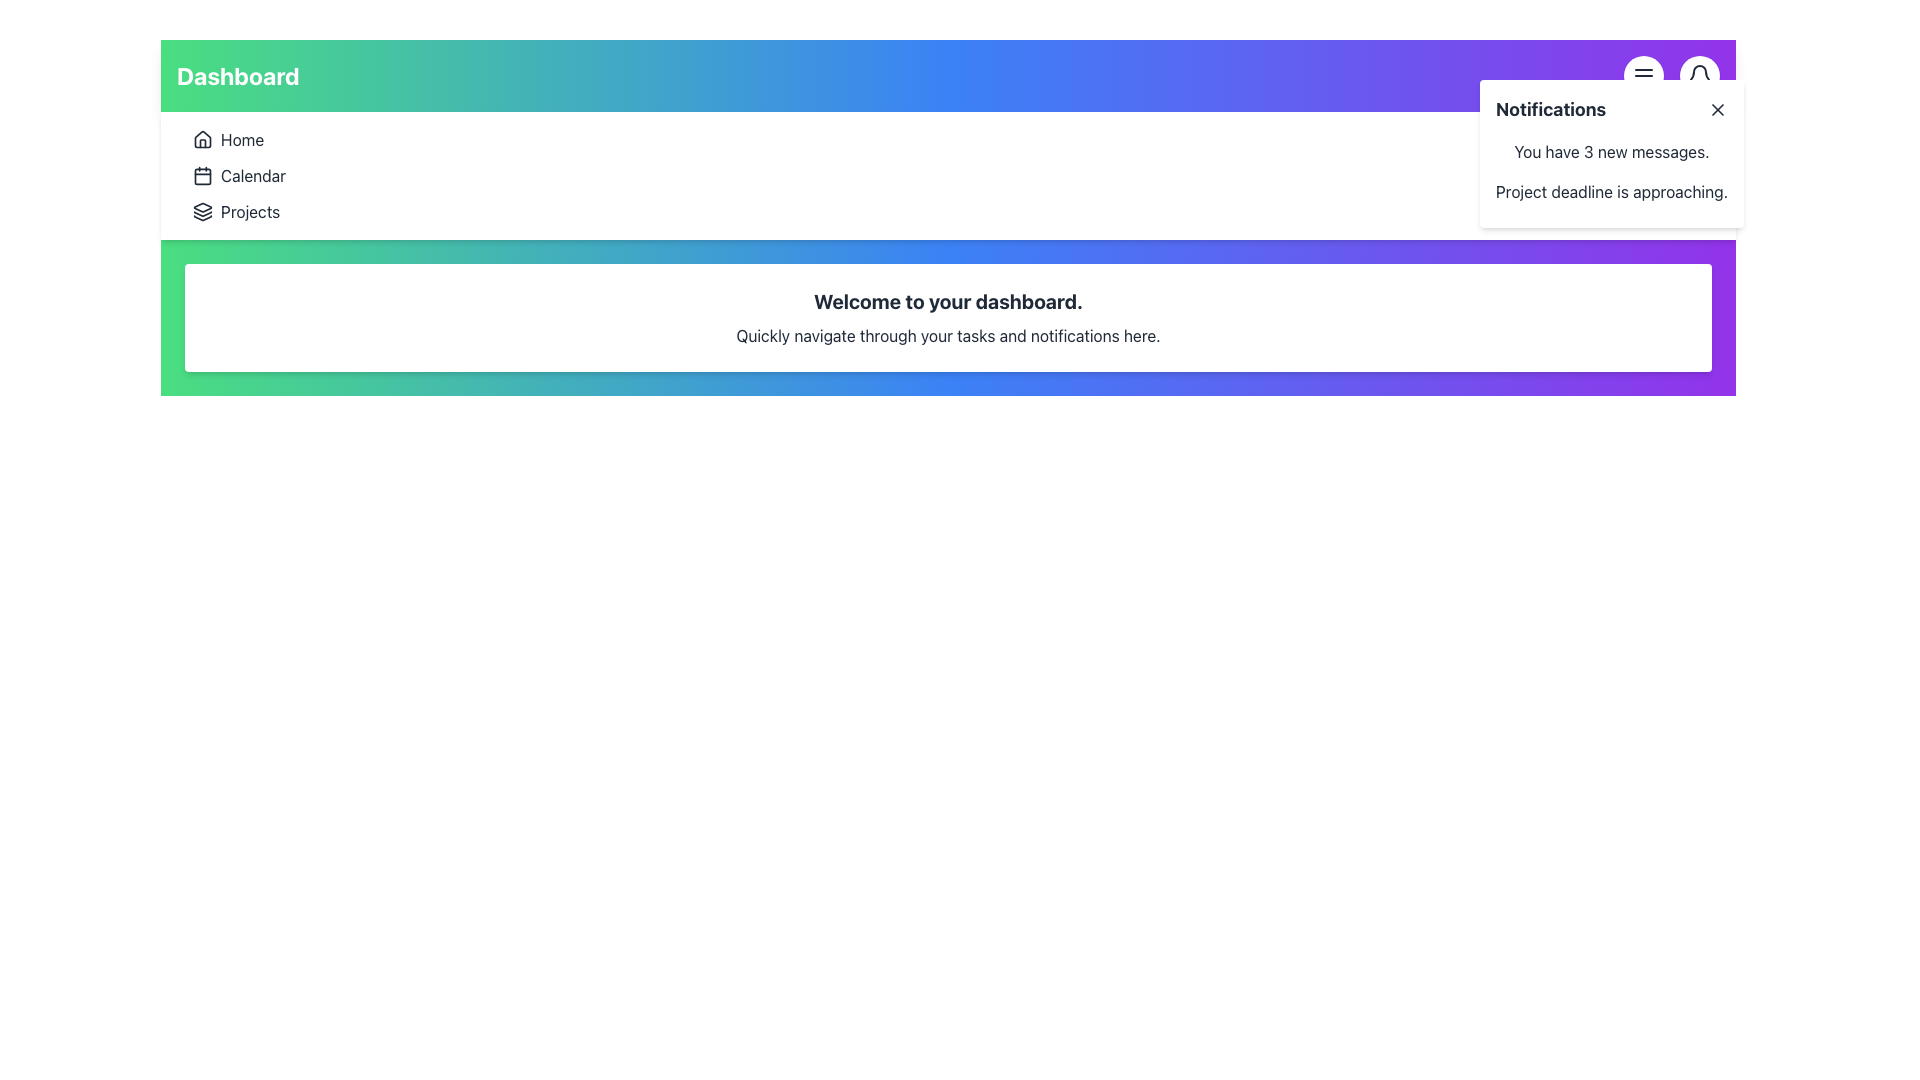  What do you see at coordinates (249, 212) in the screenshot?
I see `the text label for the Projects section located` at bounding box center [249, 212].